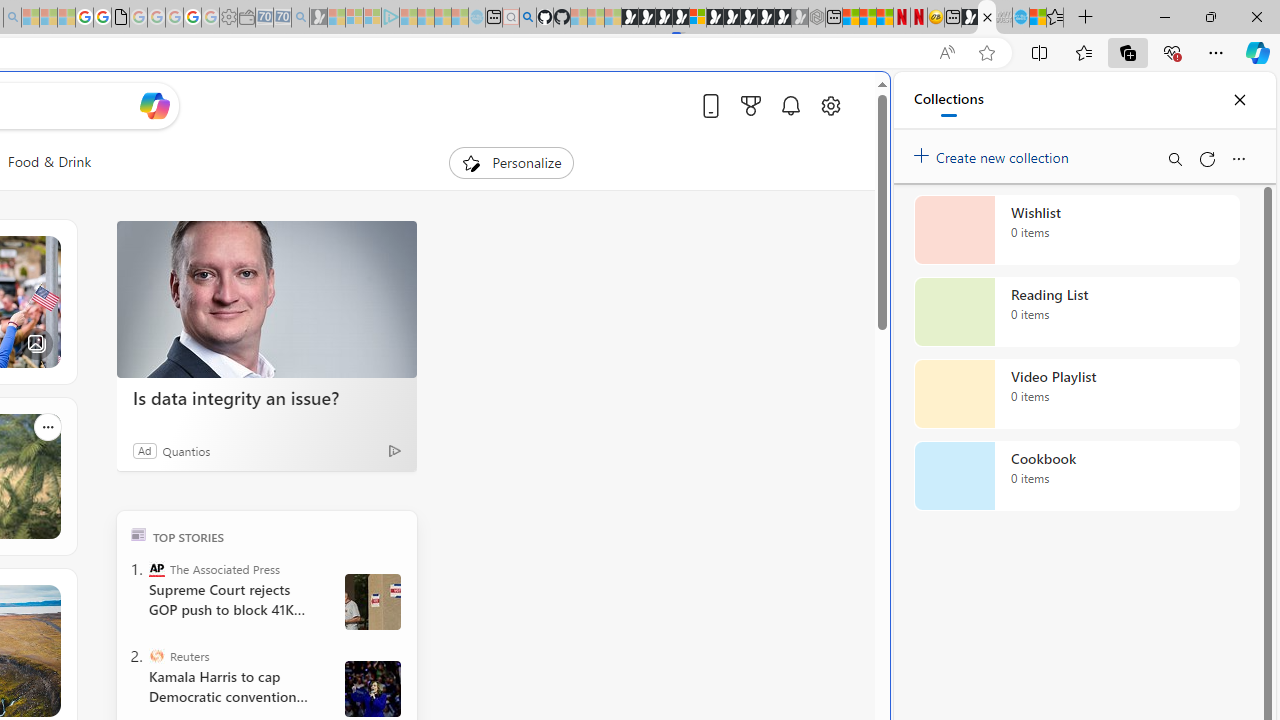  What do you see at coordinates (995, 152) in the screenshot?
I see `'Create new collection'` at bounding box center [995, 152].